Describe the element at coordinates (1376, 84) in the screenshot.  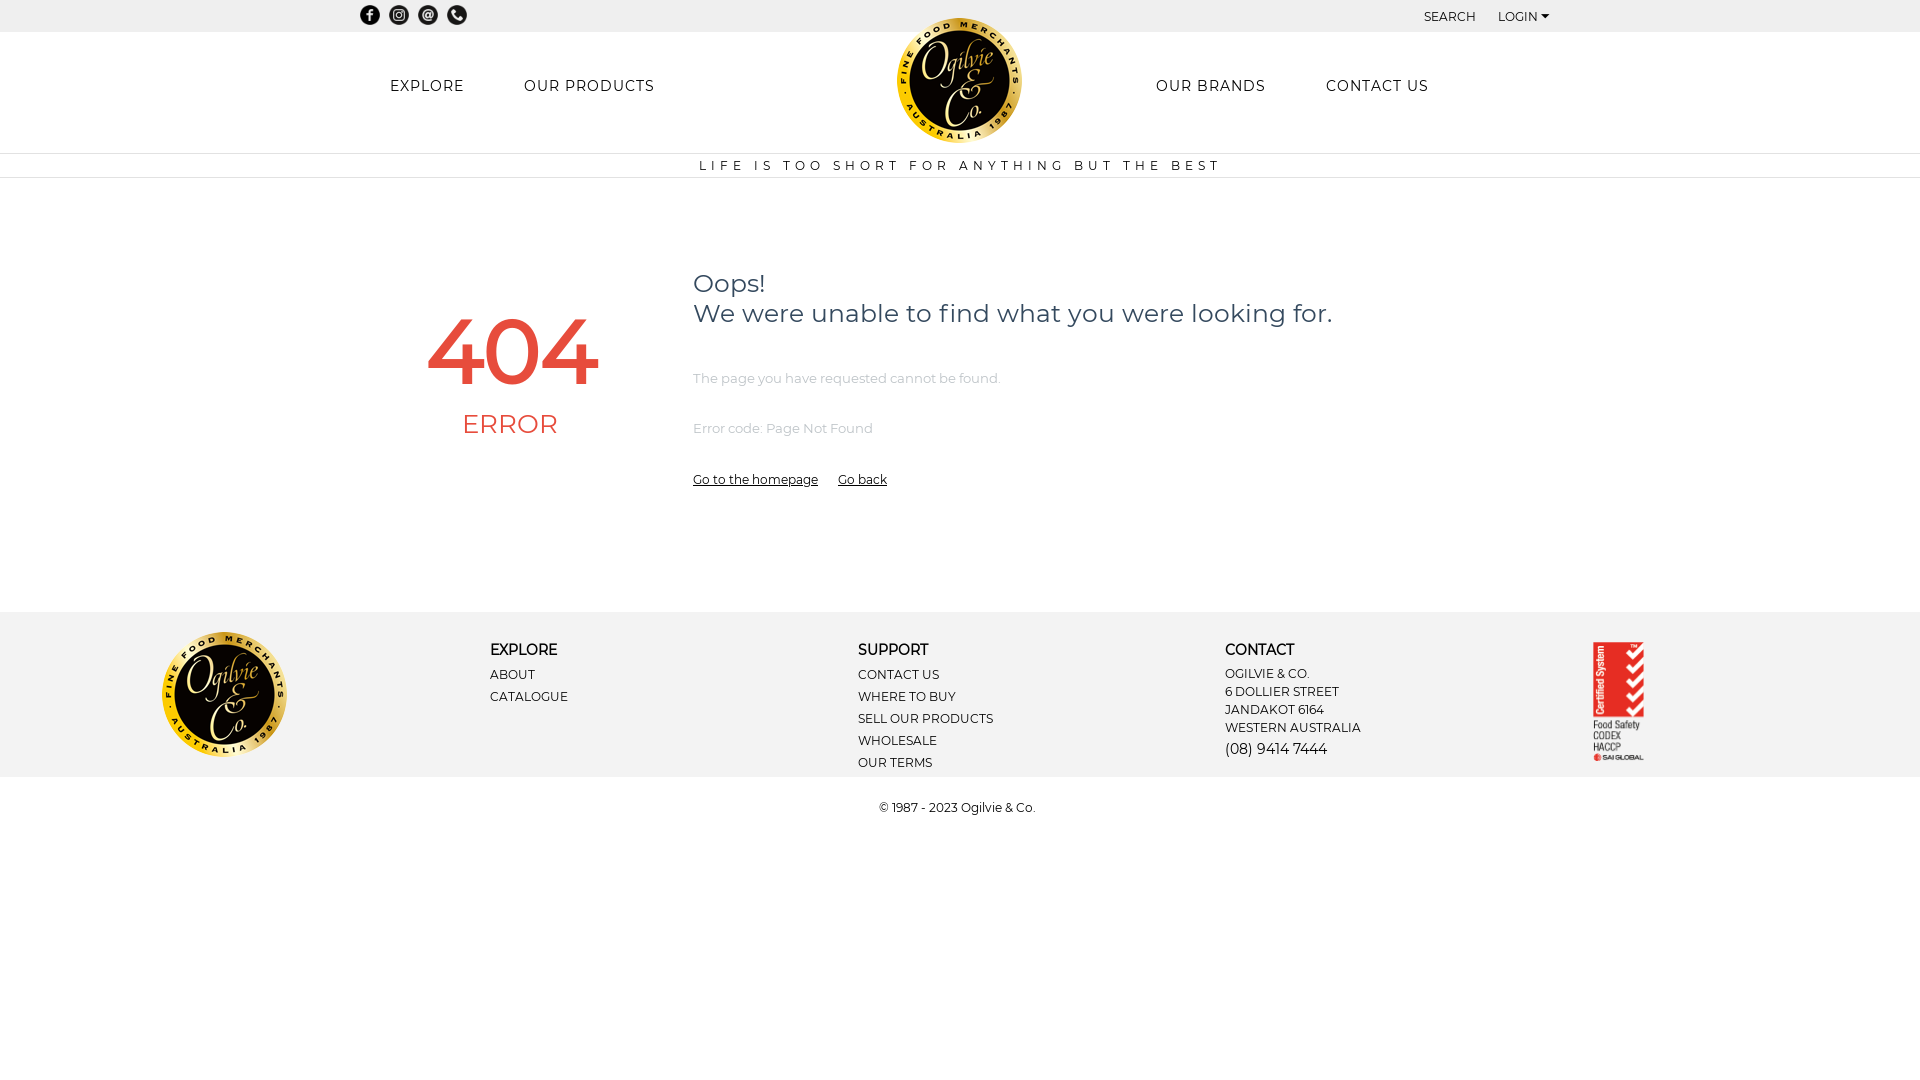
I see `'CONTACT US'` at that location.